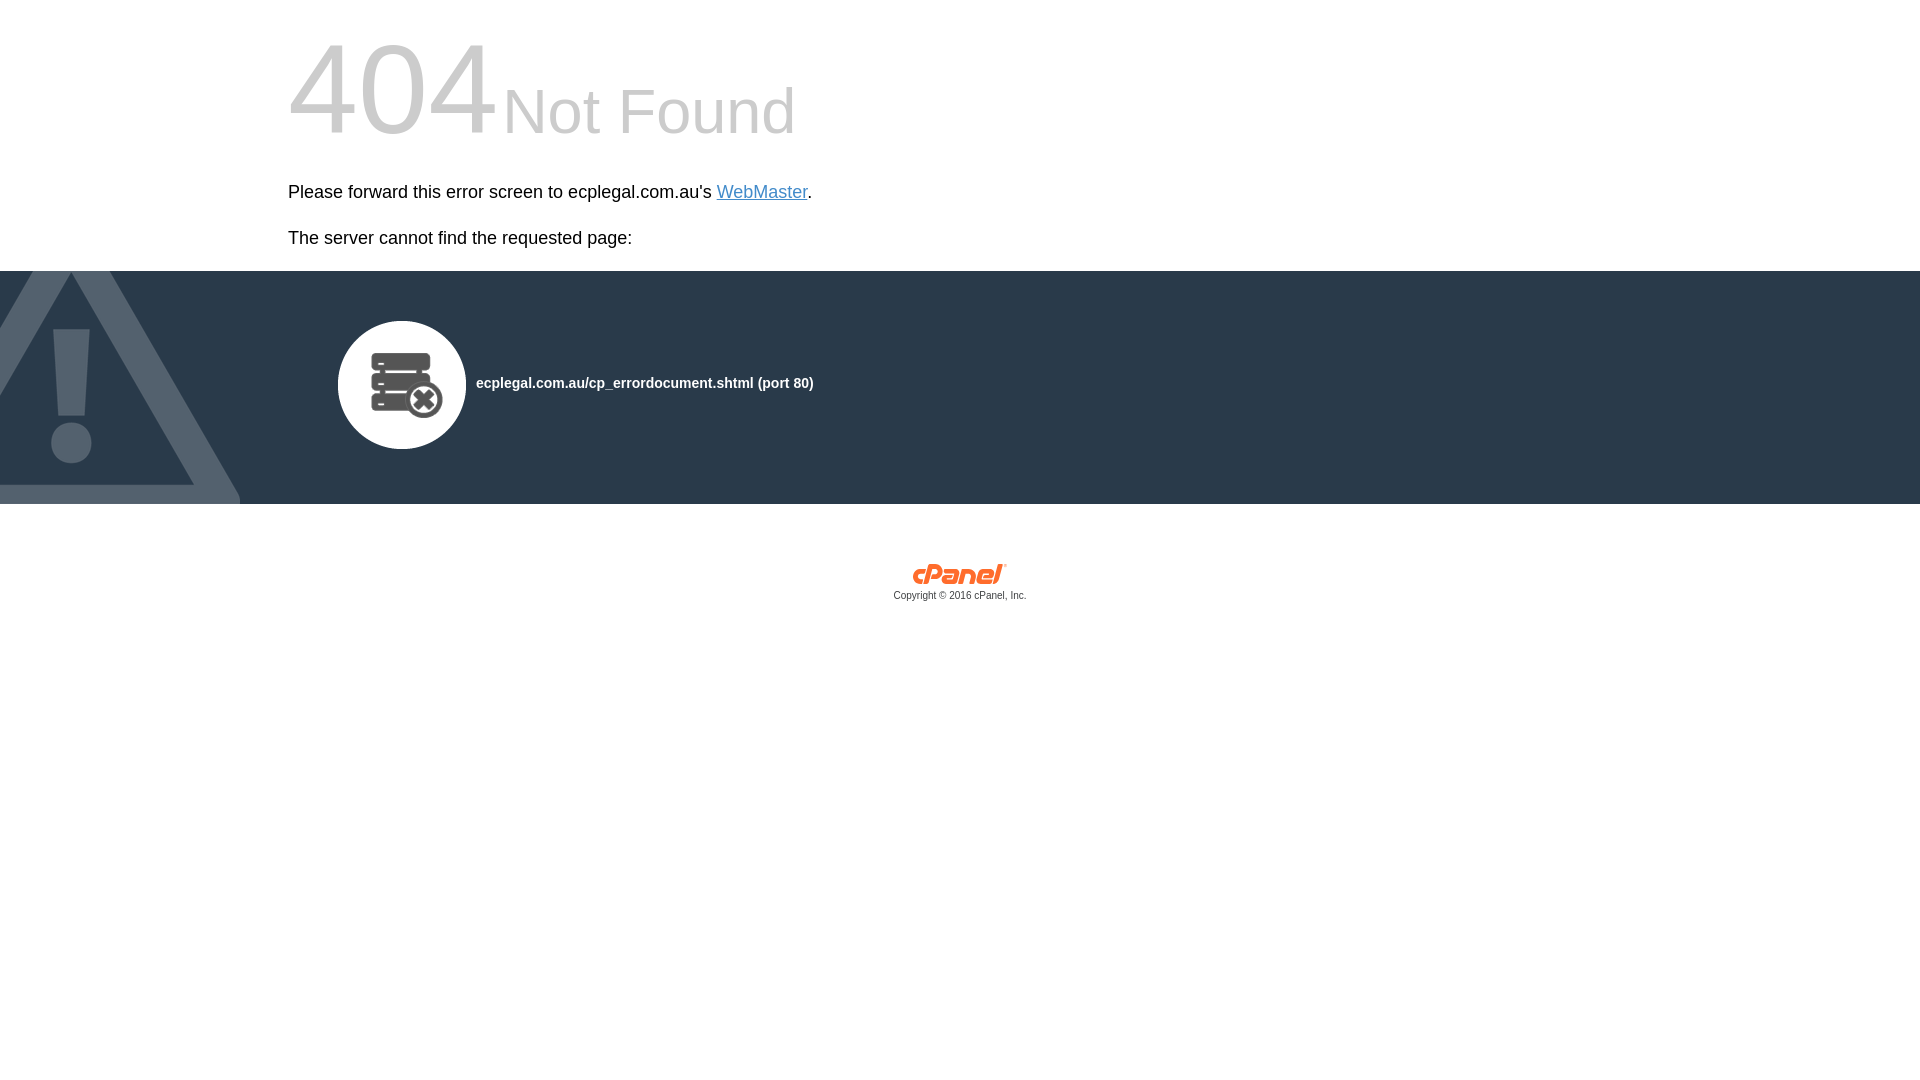 Image resolution: width=1920 pixels, height=1080 pixels. Describe the element at coordinates (761, 192) in the screenshot. I see `'WebMaster'` at that location.